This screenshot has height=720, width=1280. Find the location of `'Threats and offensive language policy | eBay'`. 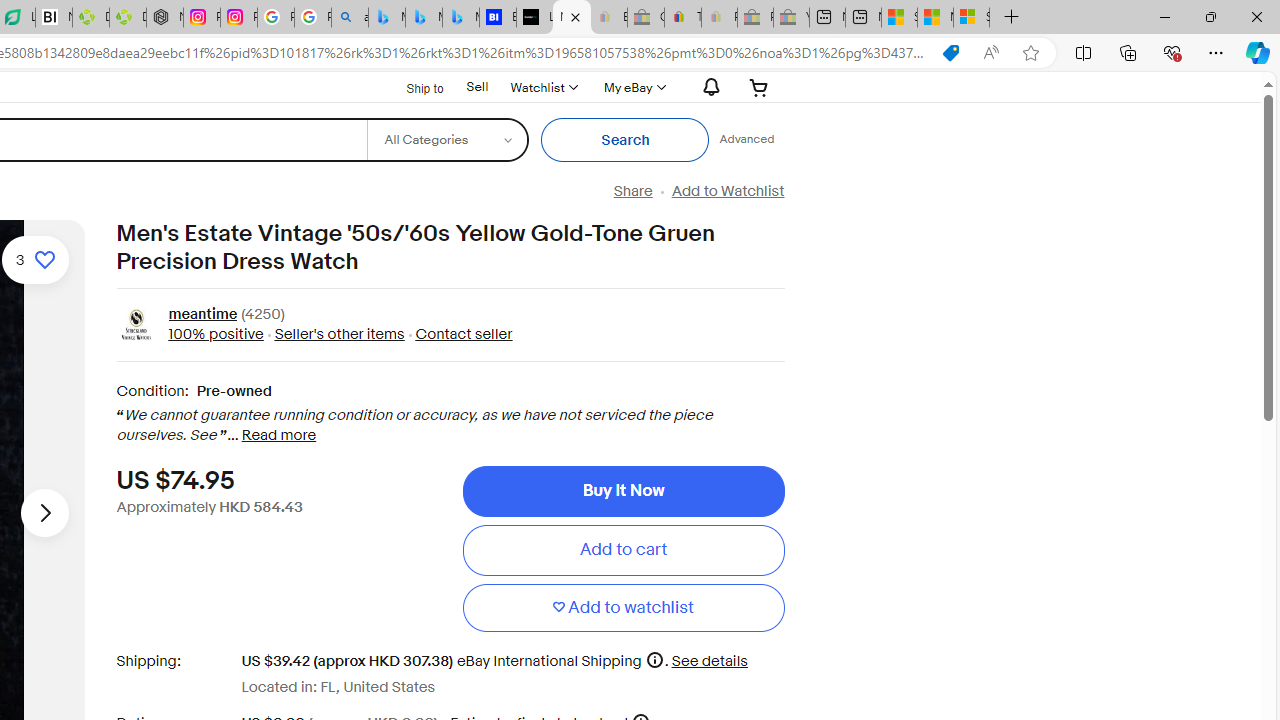

'Threats and offensive language policy | eBay' is located at coordinates (682, 17).